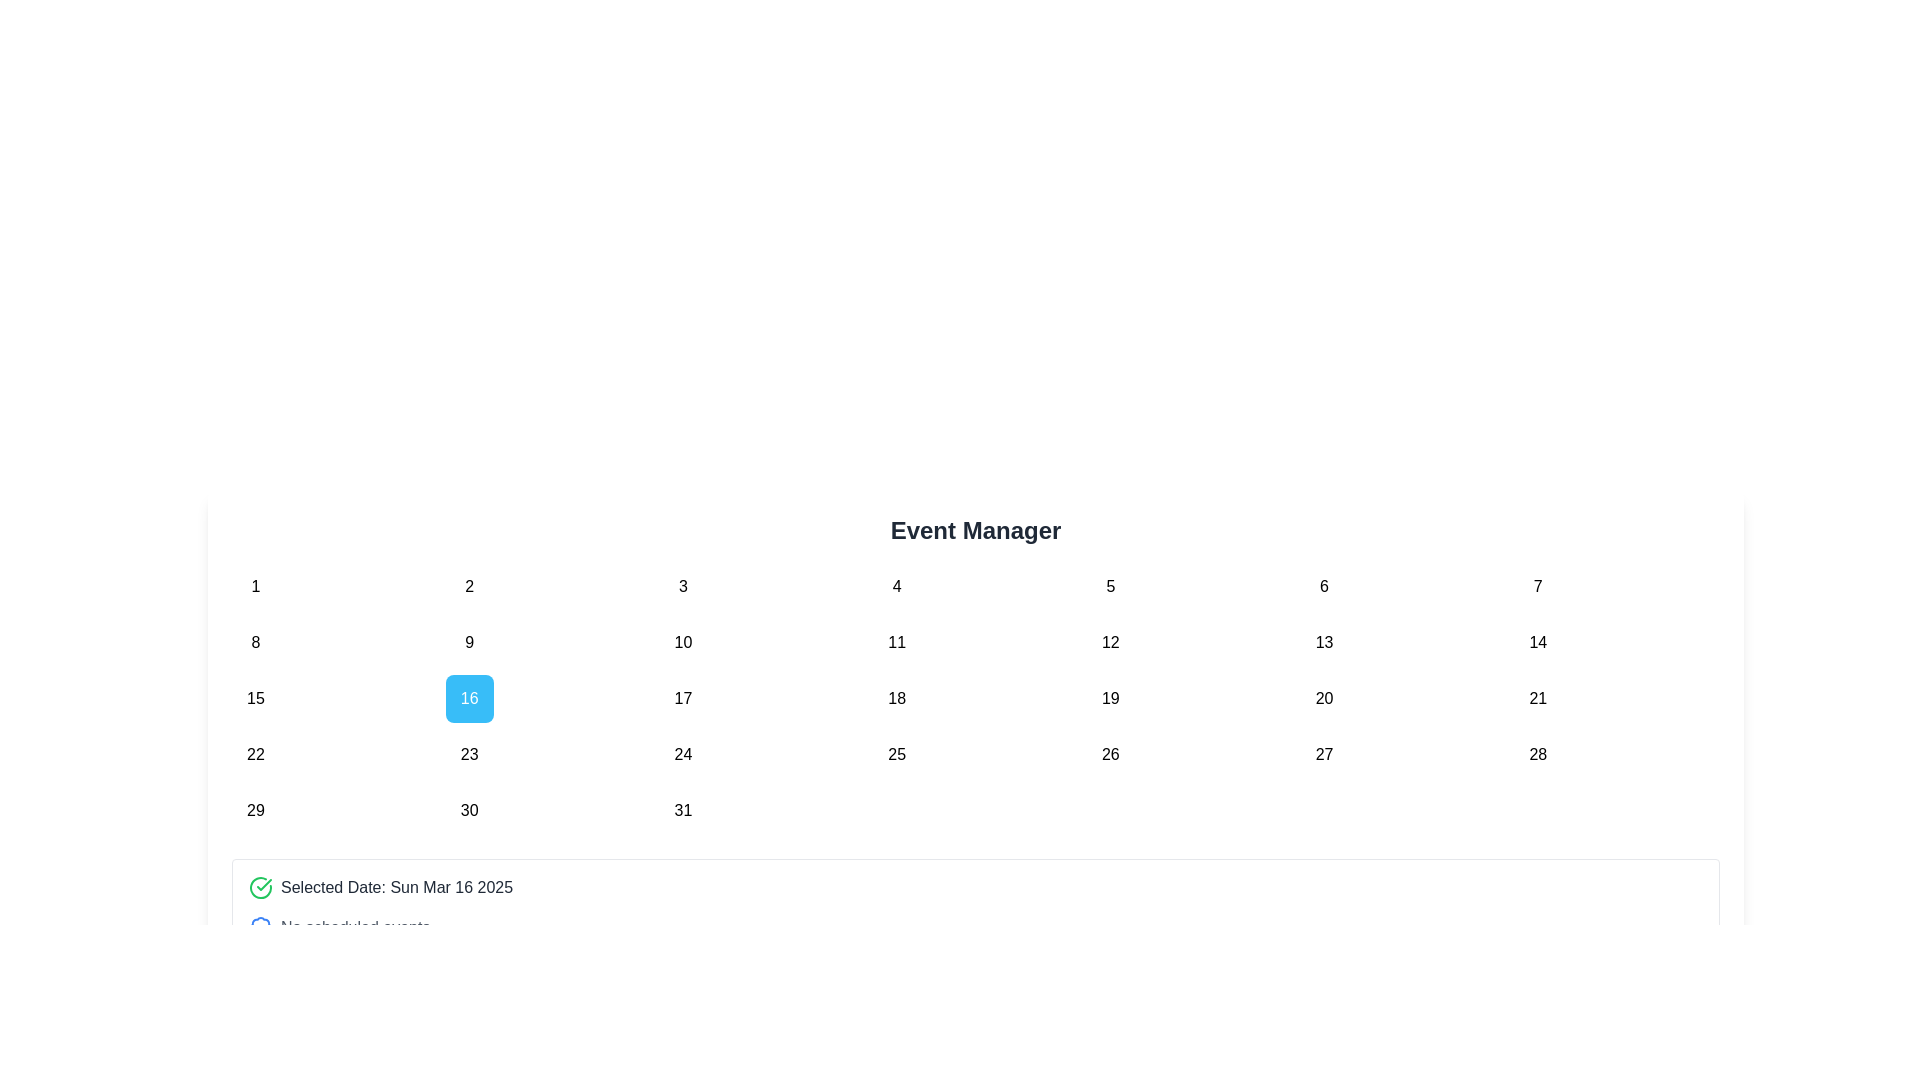 Image resolution: width=1920 pixels, height=1080 pixels. Describe the element at coordinates (683, 643) in the screenshot. I see `the button in the calendar interface located in the second row and third column` at that location.